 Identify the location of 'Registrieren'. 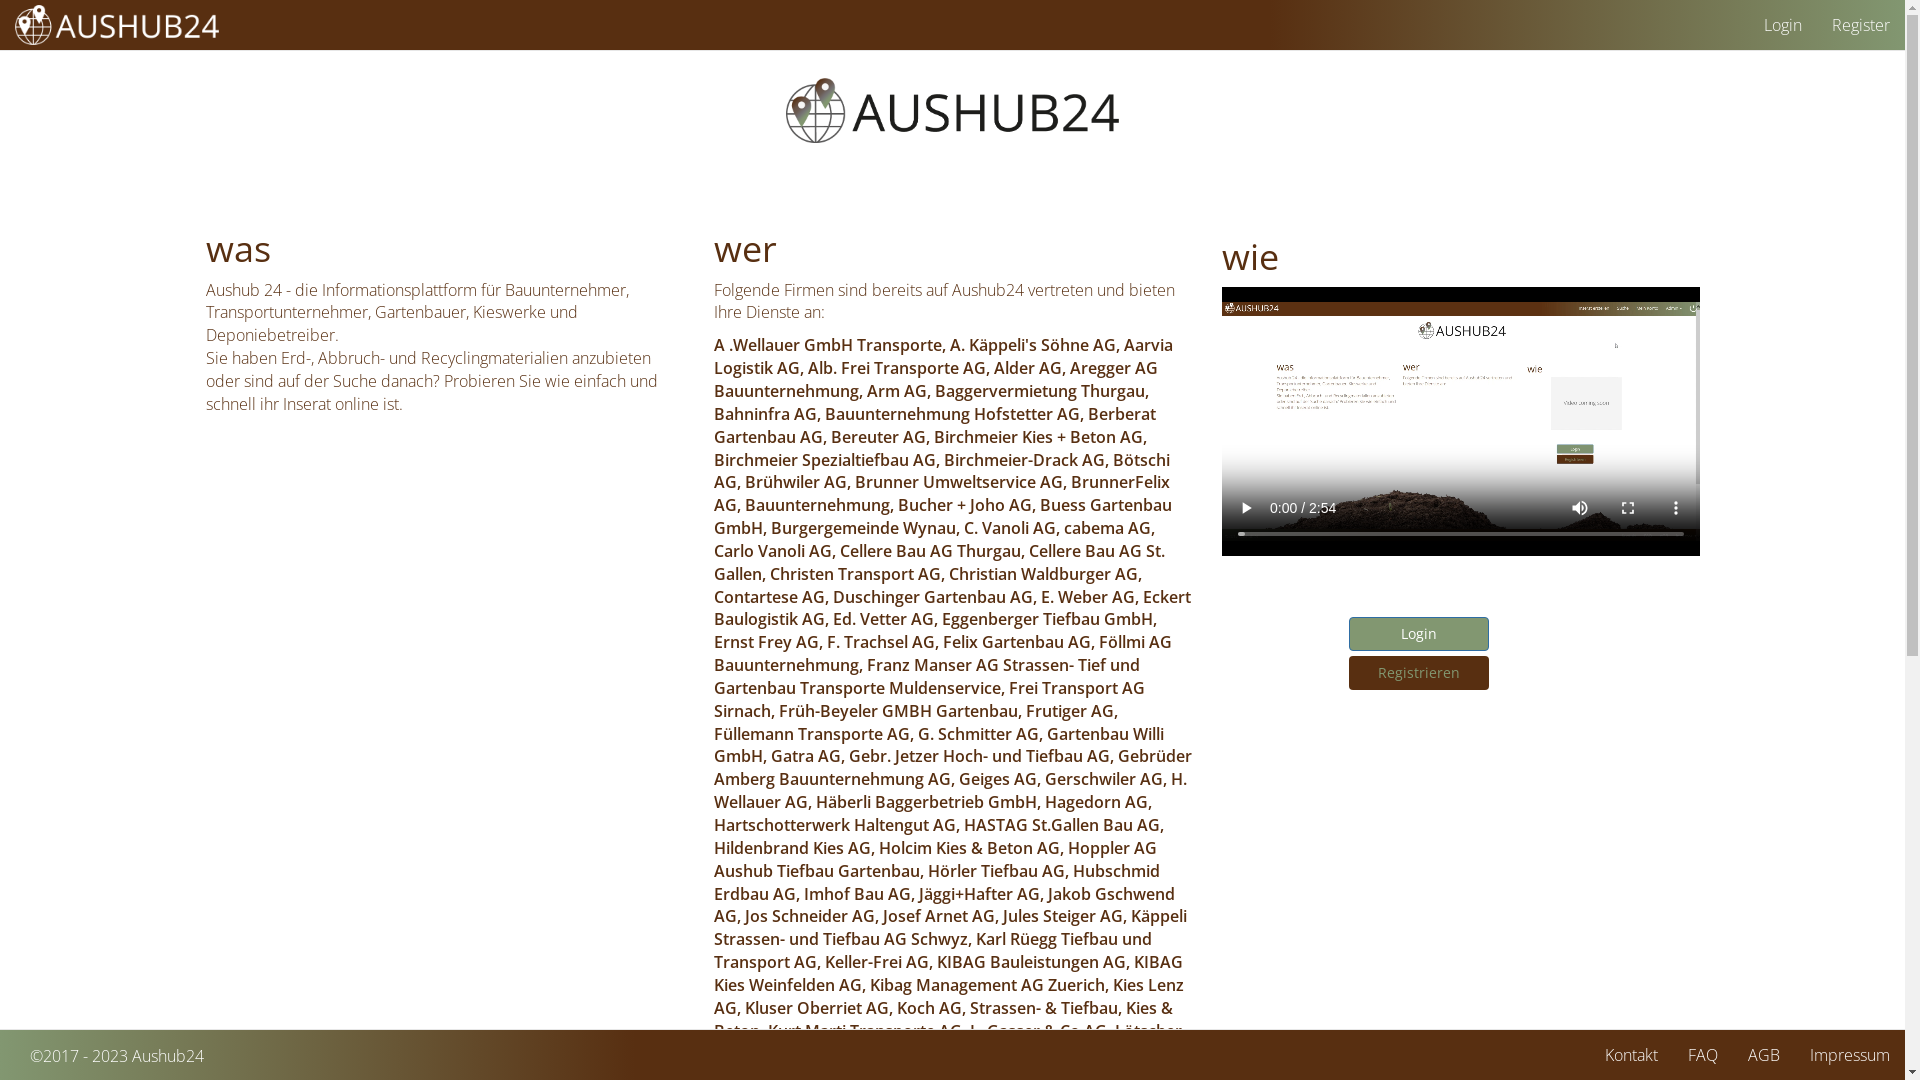
(1416, 672).